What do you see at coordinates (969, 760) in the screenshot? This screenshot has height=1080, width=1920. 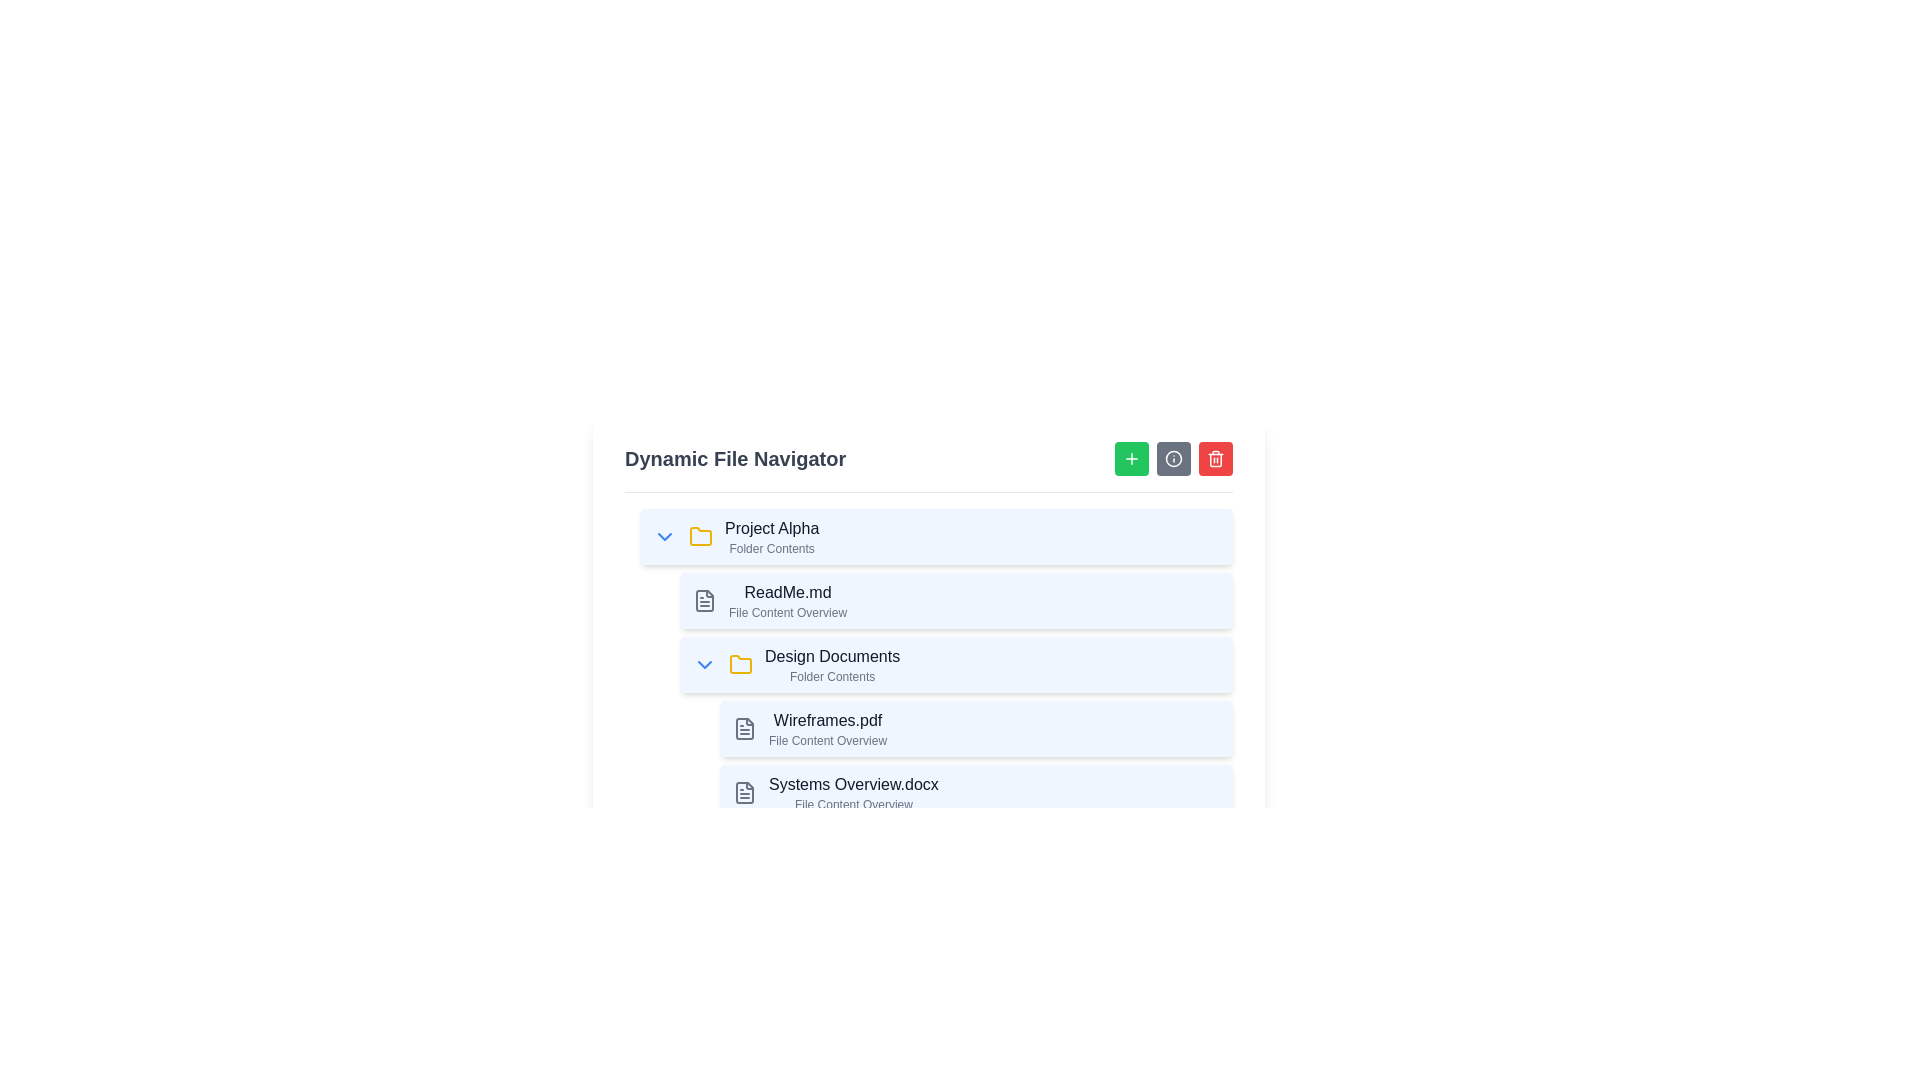 I see `to rearrange or move the file entry in the List group containing file entries, specifically targeting the center point of the element located below the expanded folder labeled 'Design Documents'` at bounding box center [969, 760].